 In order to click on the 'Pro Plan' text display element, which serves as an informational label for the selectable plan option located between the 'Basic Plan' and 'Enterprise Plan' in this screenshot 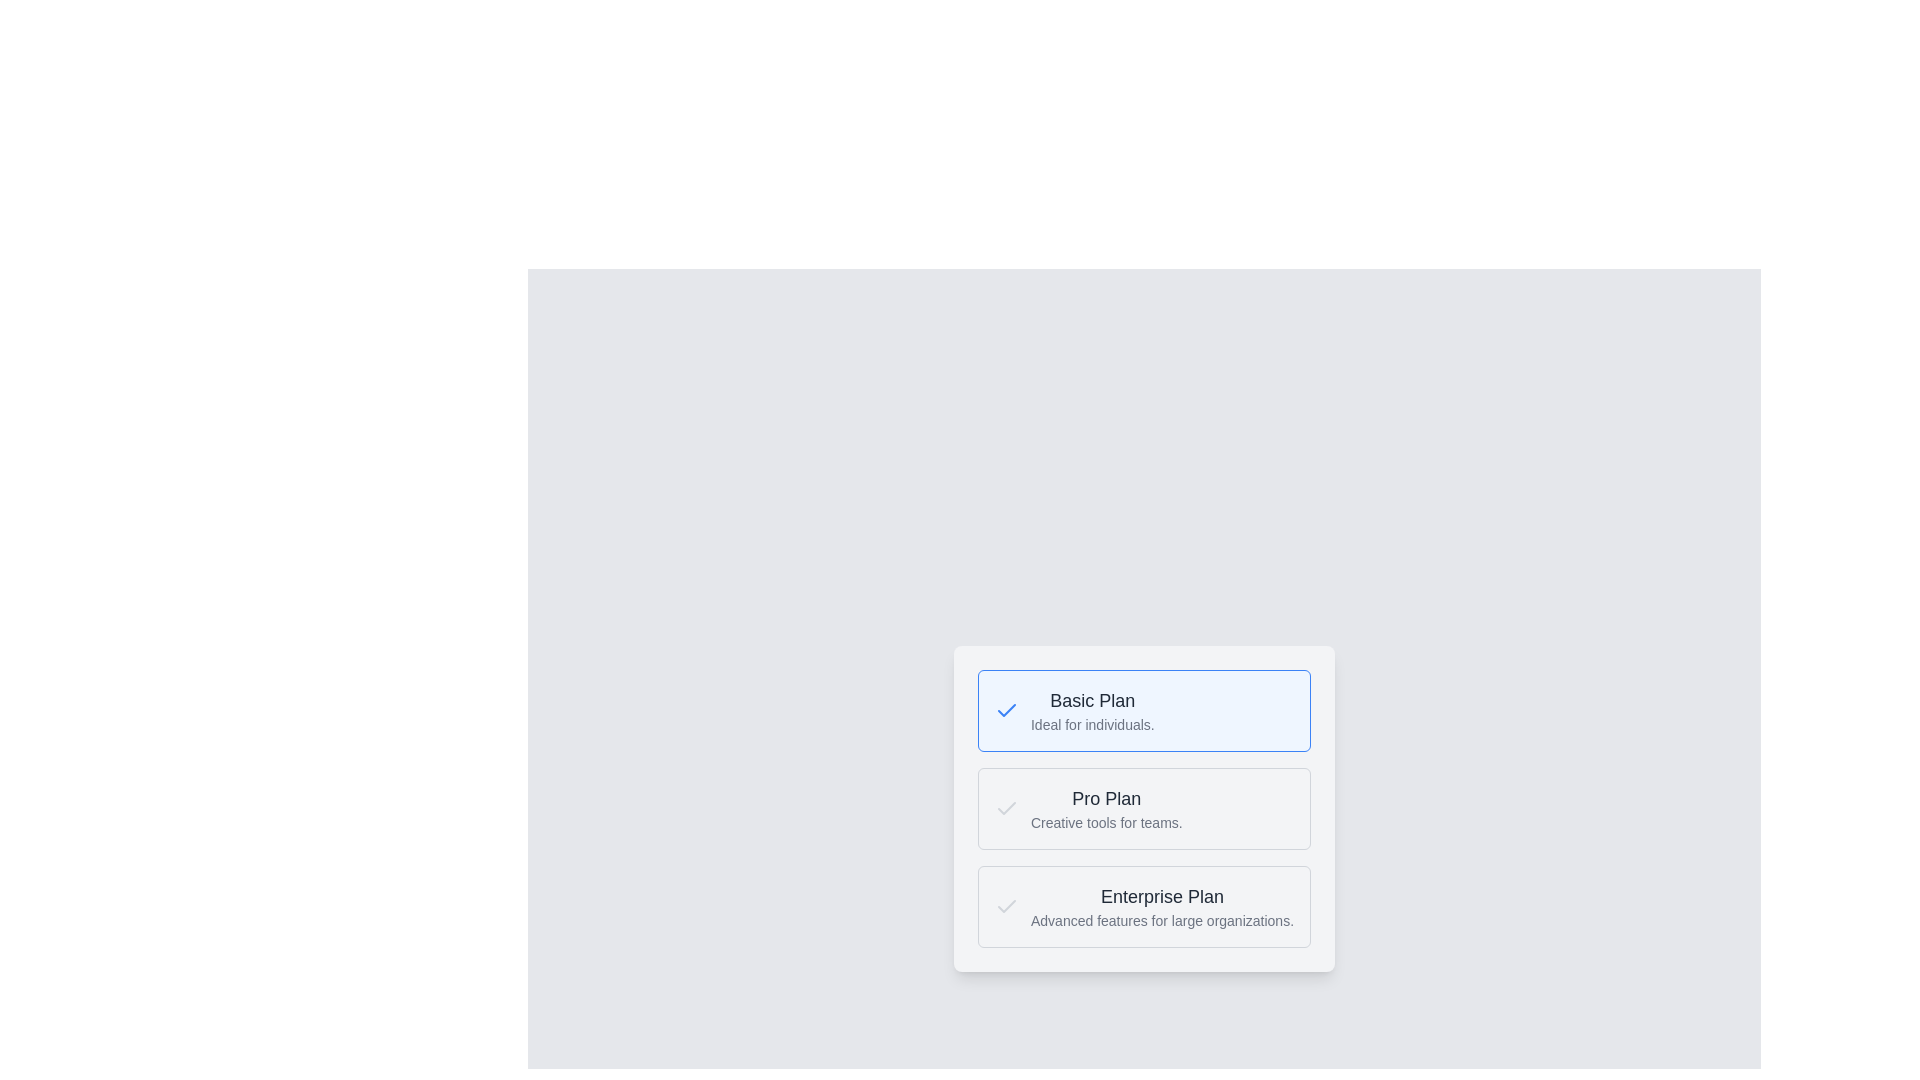, I will do `click(1105, 808)`.